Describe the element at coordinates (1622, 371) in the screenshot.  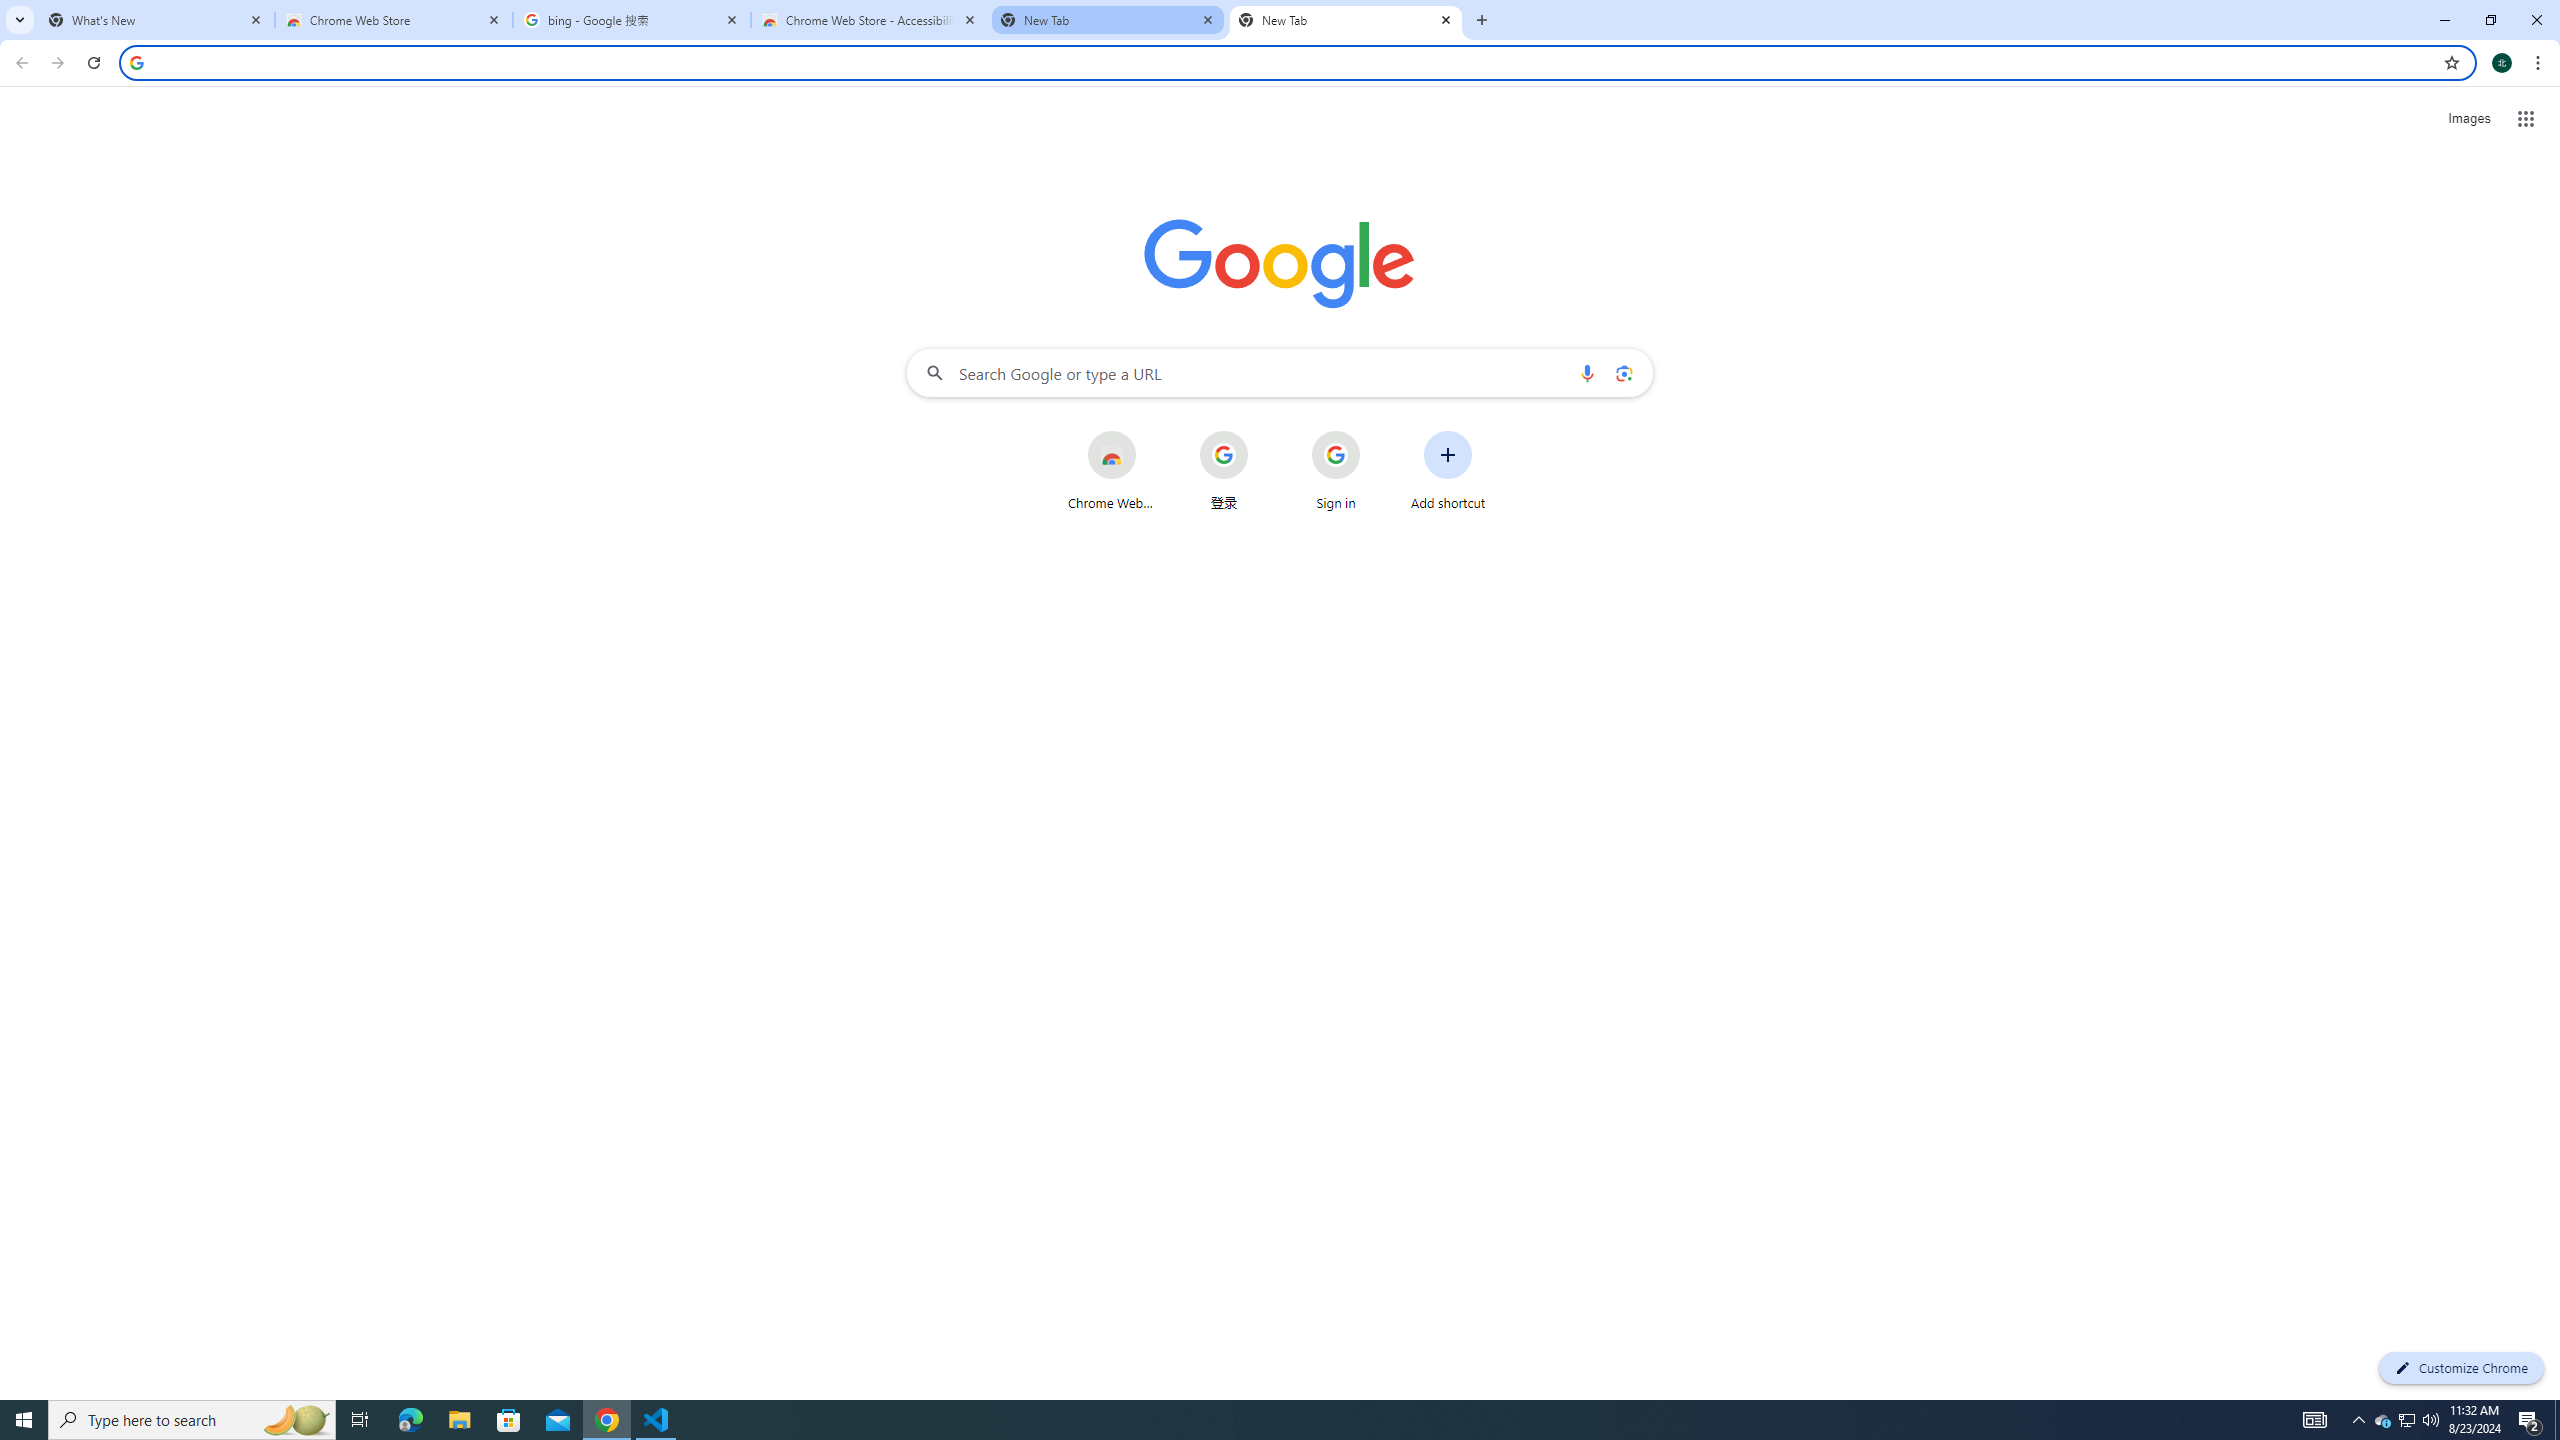
I see `'Search by image'` at that location.